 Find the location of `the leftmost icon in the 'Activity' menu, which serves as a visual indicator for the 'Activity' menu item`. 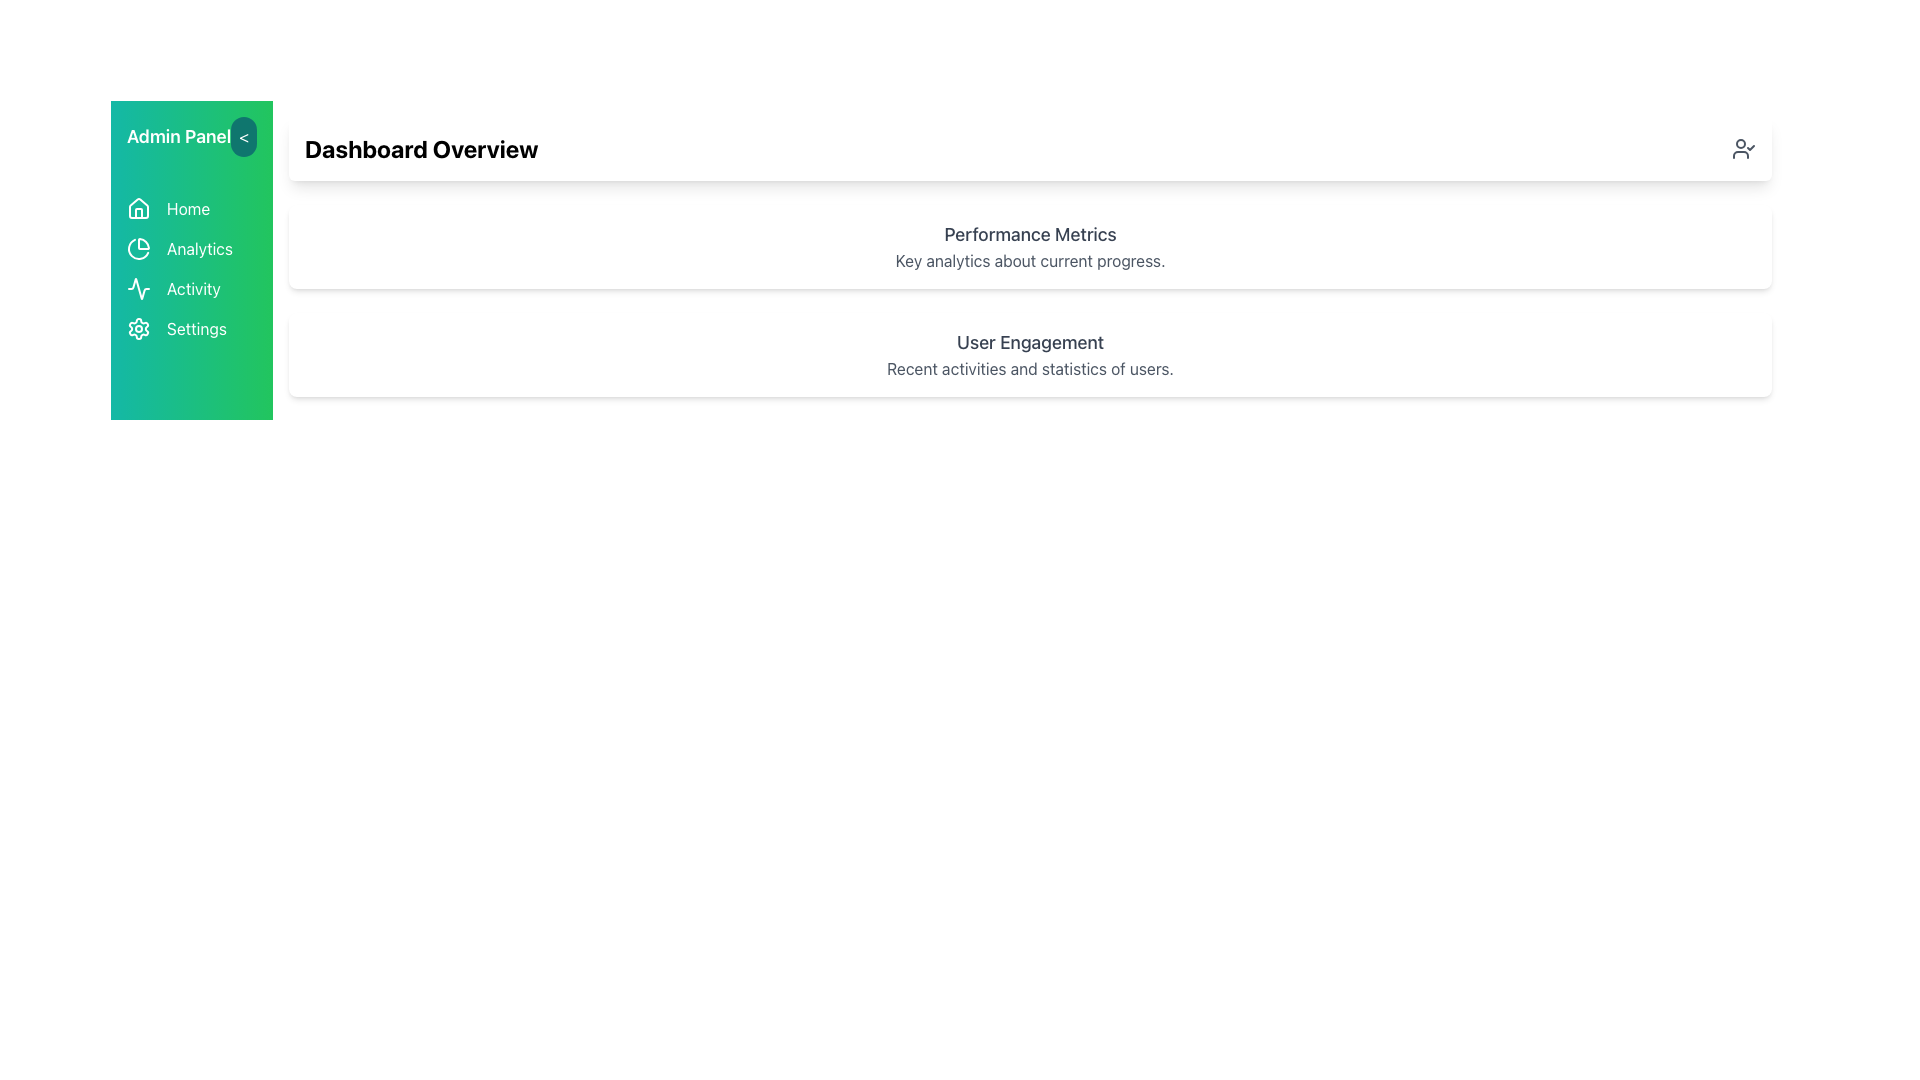

the leftmost icon in the 'Activity' menu, which serves as a visual indicator for the 'Activity' menu item is located at coordinates (138, 289).